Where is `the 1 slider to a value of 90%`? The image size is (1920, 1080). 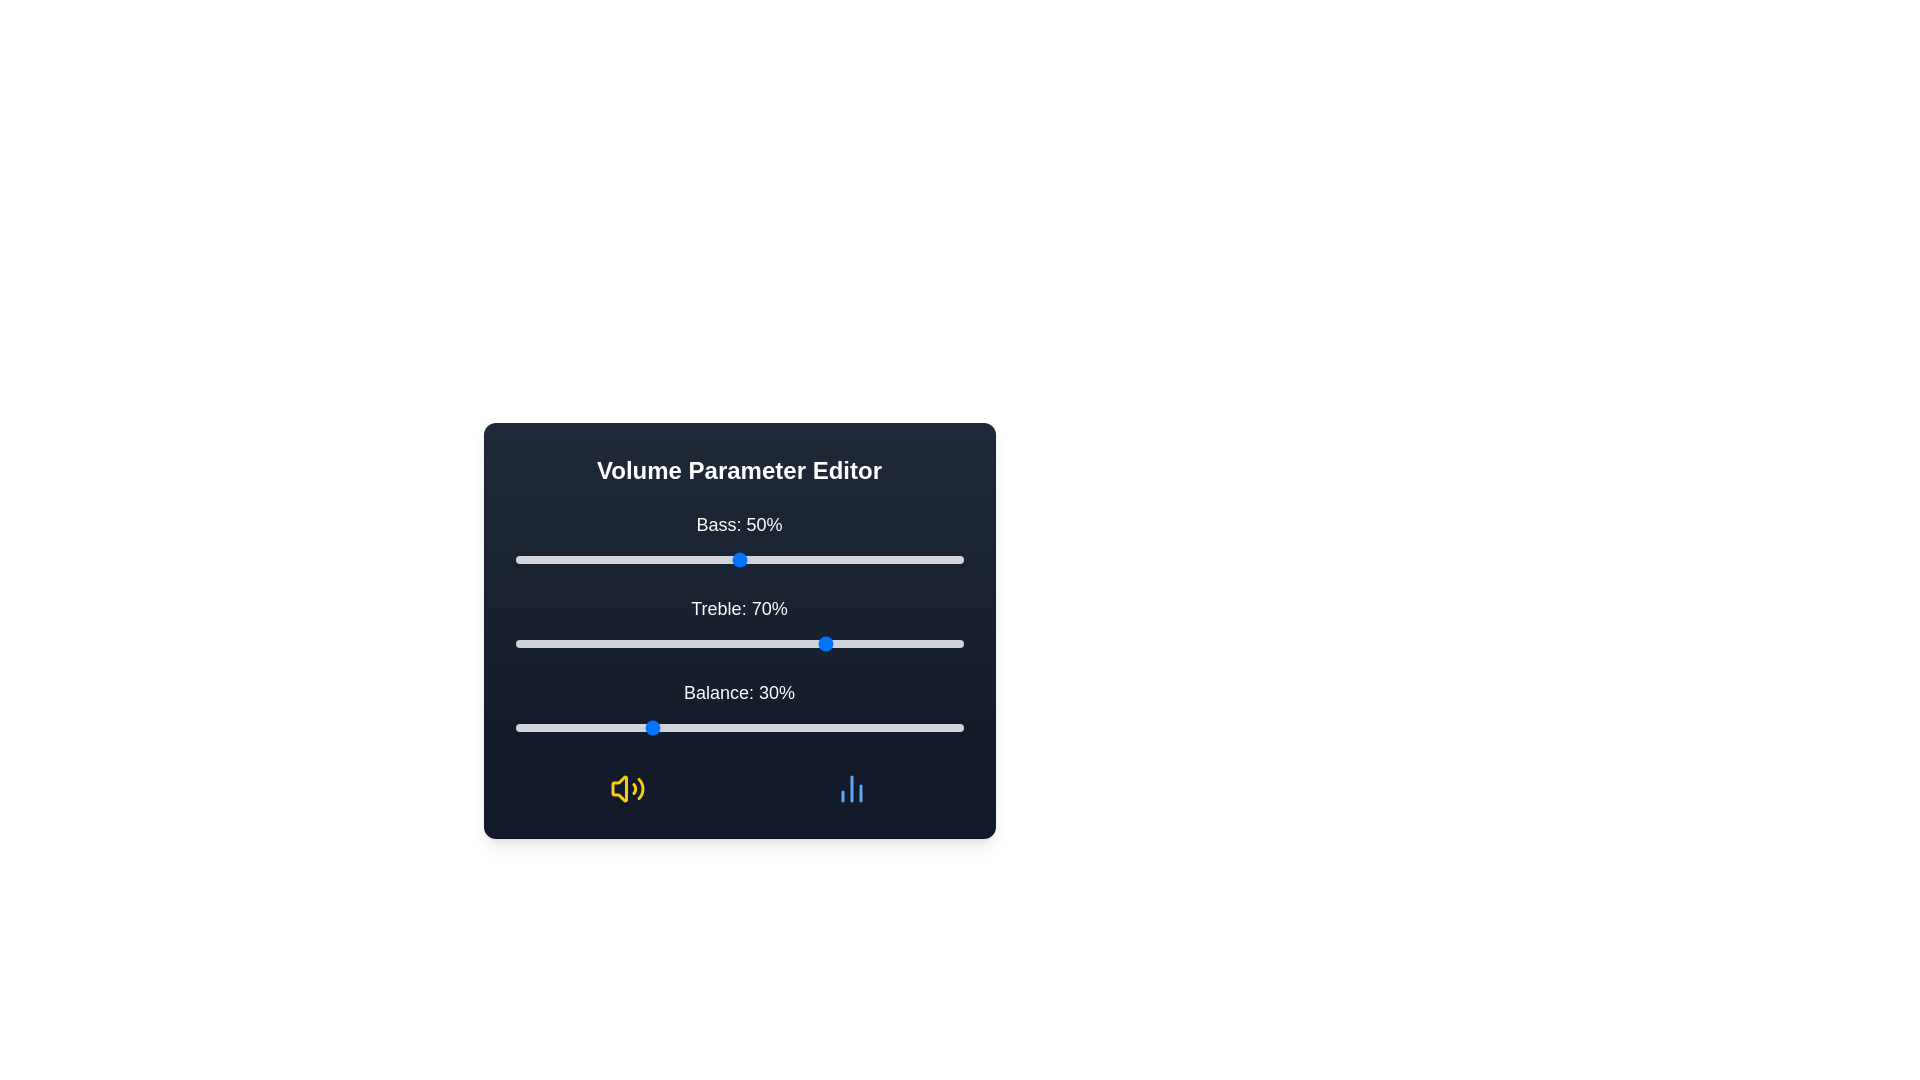
the 1 slider to a value of 90% is located at coordinates (917, 644).